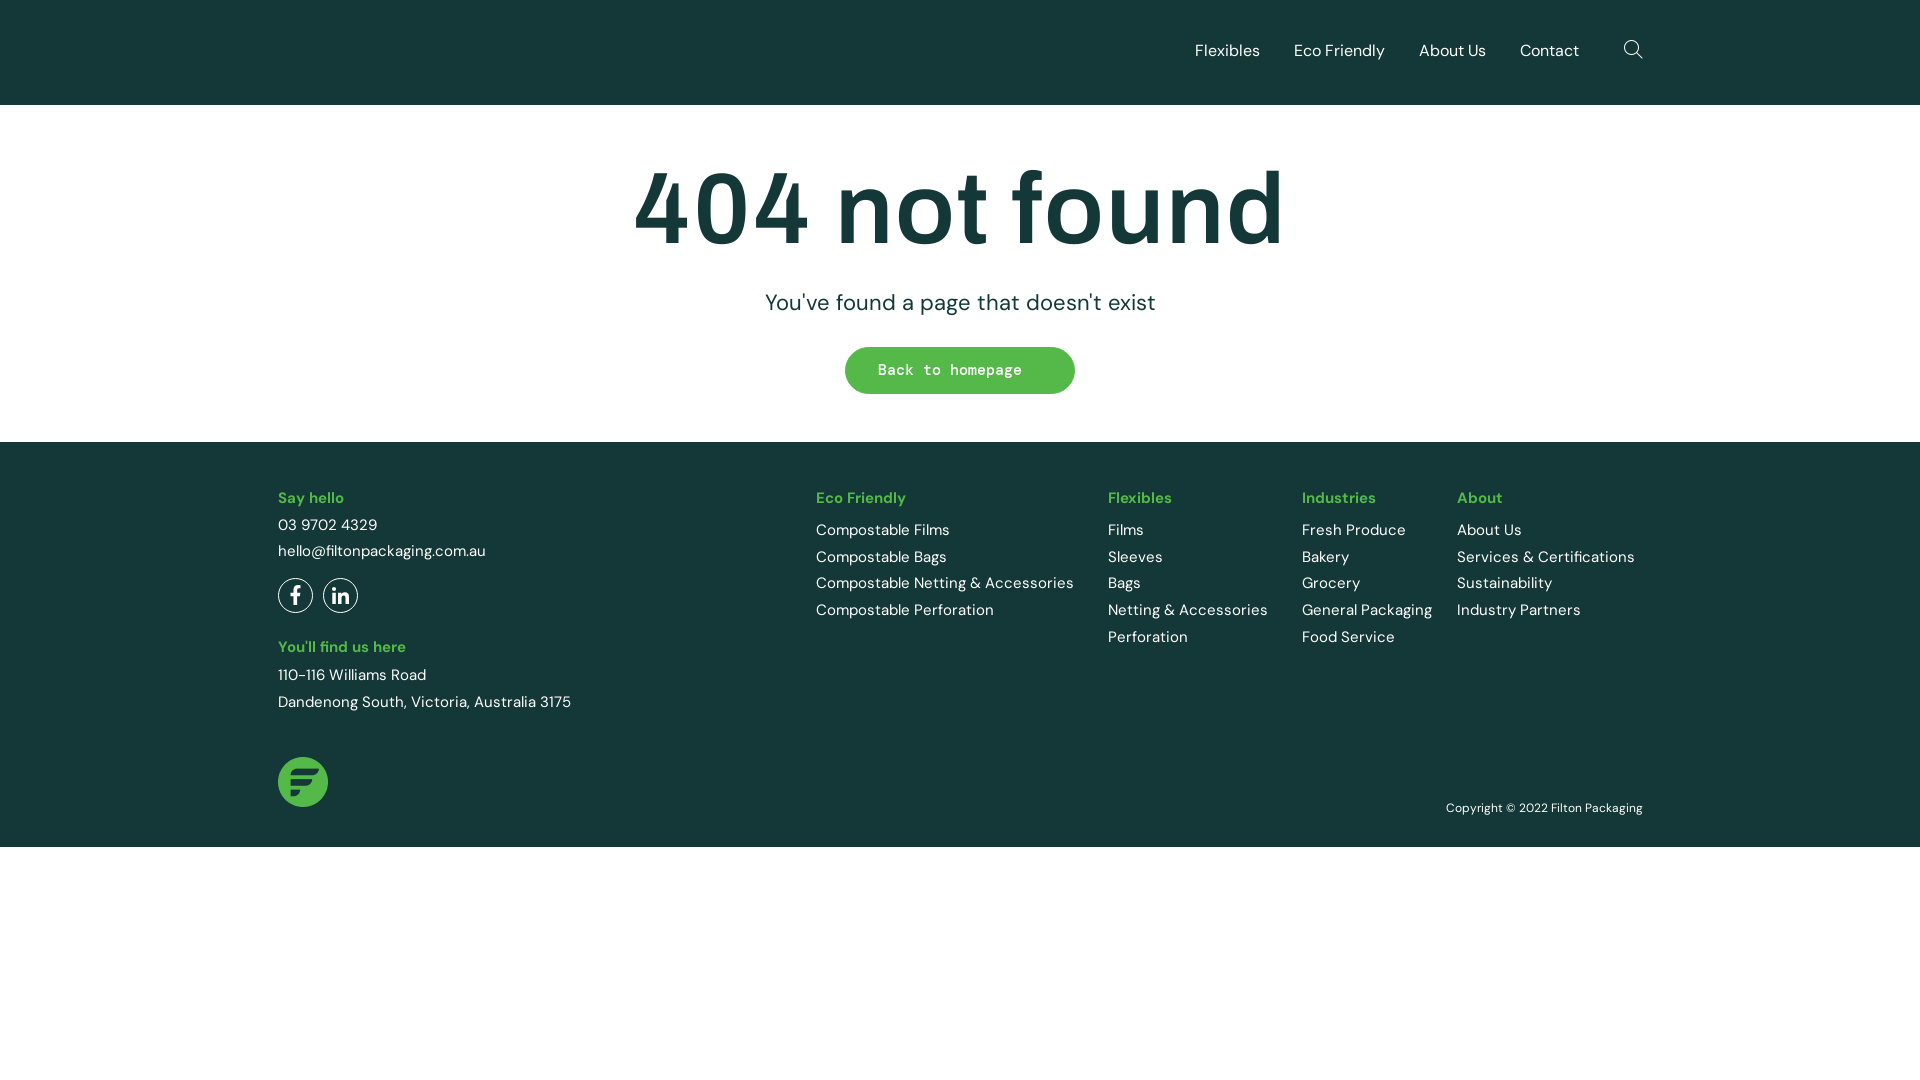 The image size is (1920, 1080). Describe the element at coordinates (1504, 582) in the screenshot. I see `'Sustainability'` at that location.